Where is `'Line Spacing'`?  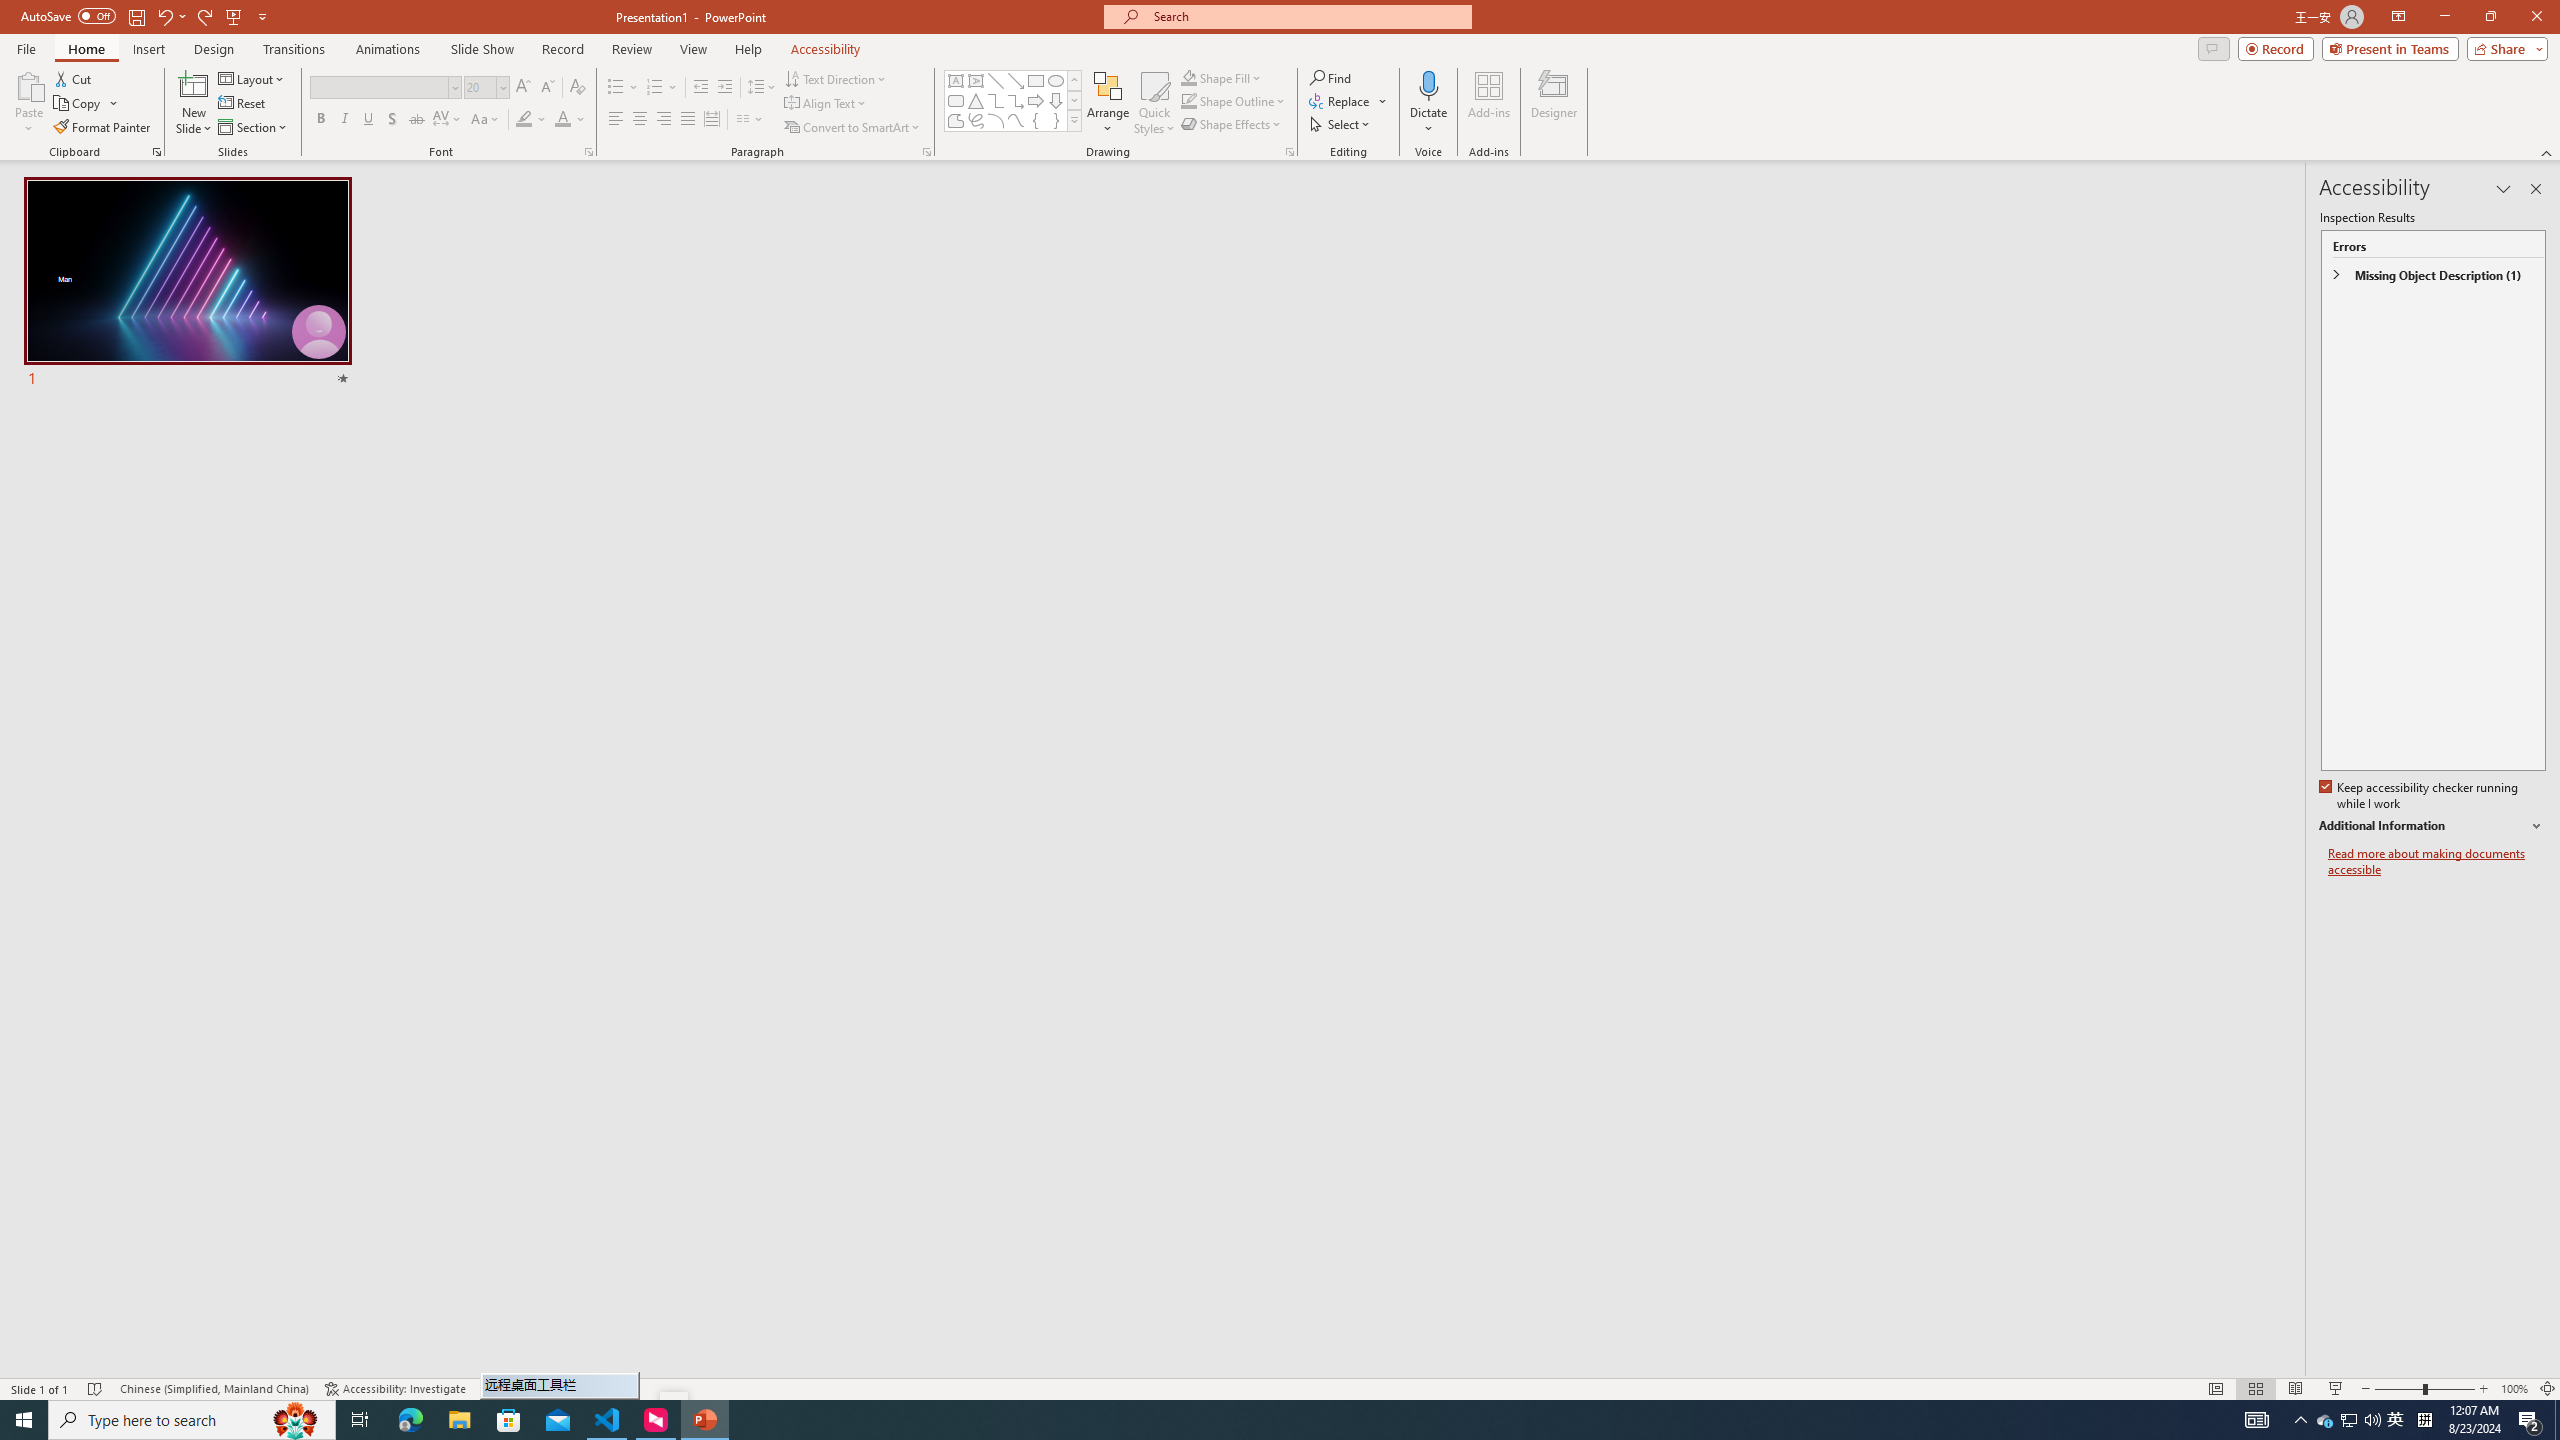
'Line Spacing' is located at coordinates (762, 87).